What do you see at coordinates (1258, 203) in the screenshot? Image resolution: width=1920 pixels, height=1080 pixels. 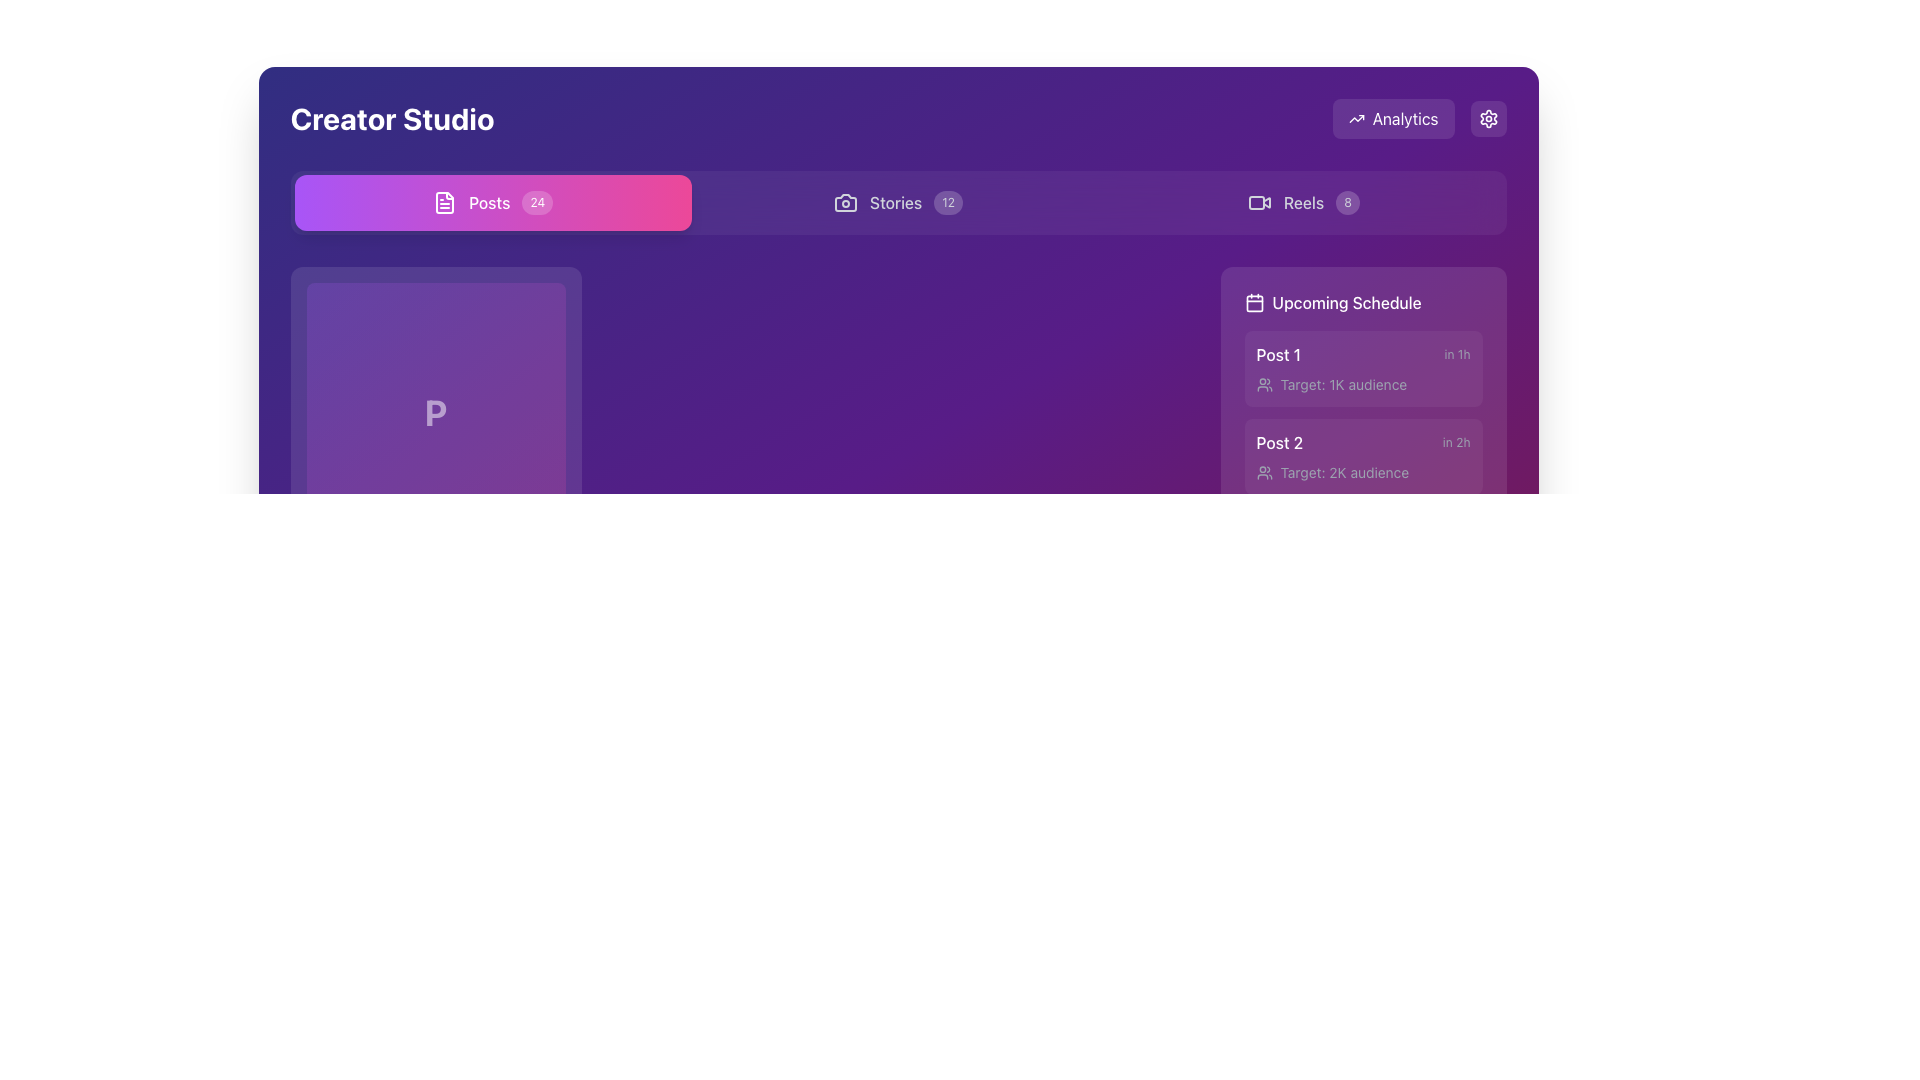 I see `the icon representing the 'Reels' section, located to the left of the text 'Reels' and above the numeral '8' in the horizontal navigation bar at the upper section of the interface` at bounding box center [1258, 203].